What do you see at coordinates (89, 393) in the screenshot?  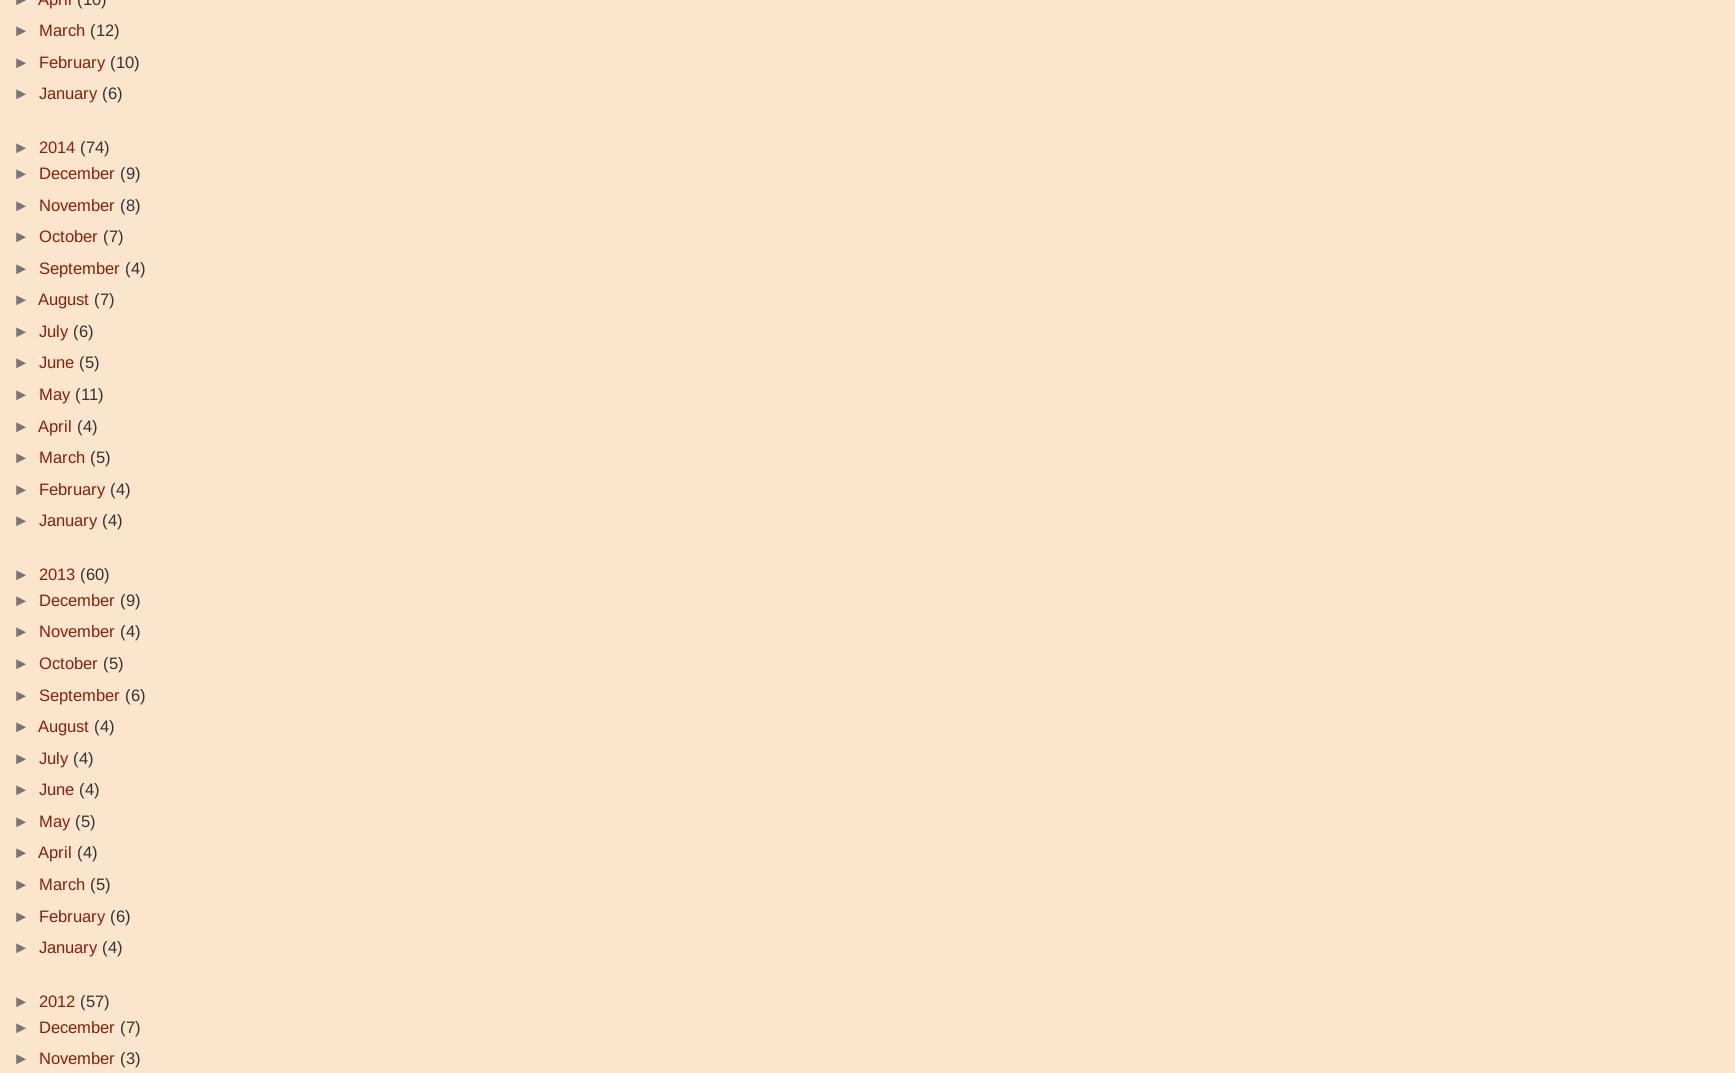 I see `'(11)'` at bounding box center [89, 393].